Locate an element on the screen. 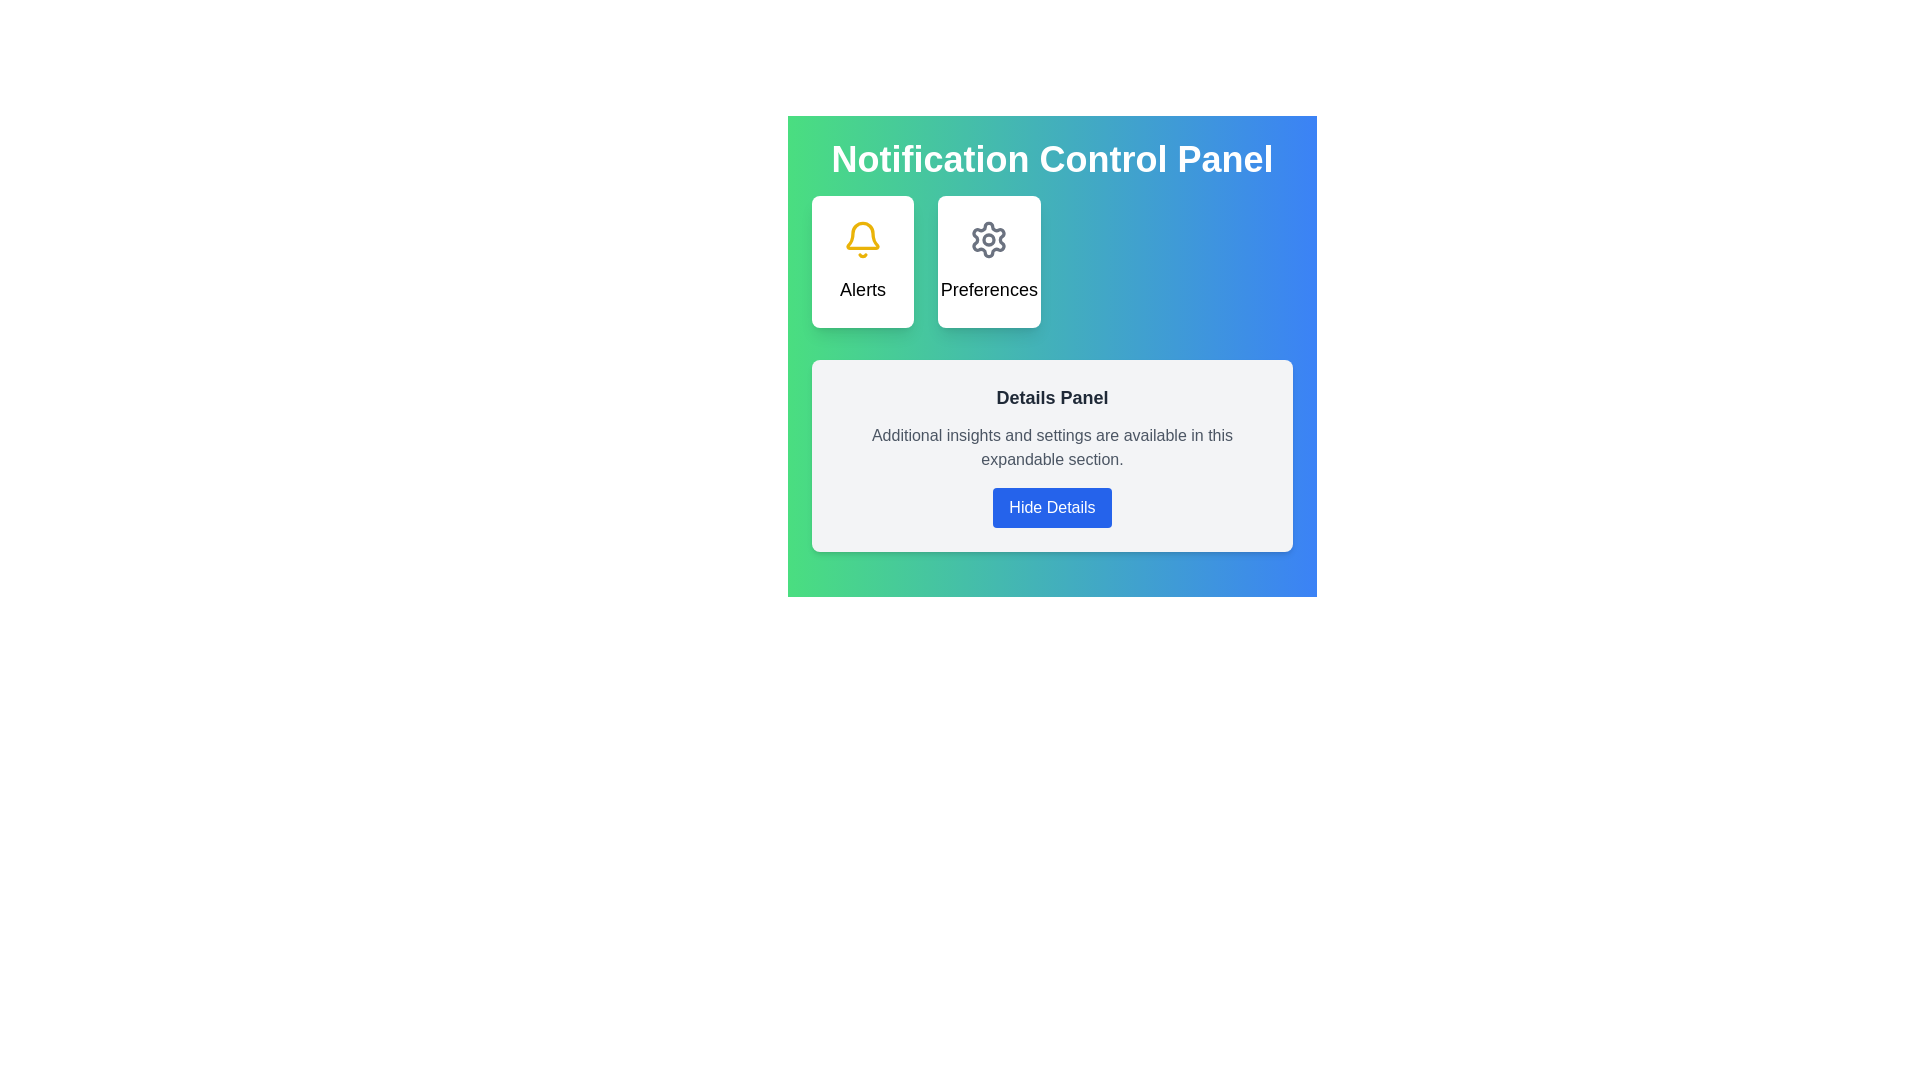 Image resolution: width=1920 pixels, height=1080 pixels. the 'Preferences' card in the interactive card grid located below the 'Notification Control Panel' title to adjust preferences is located at coordinates (1051, 261).